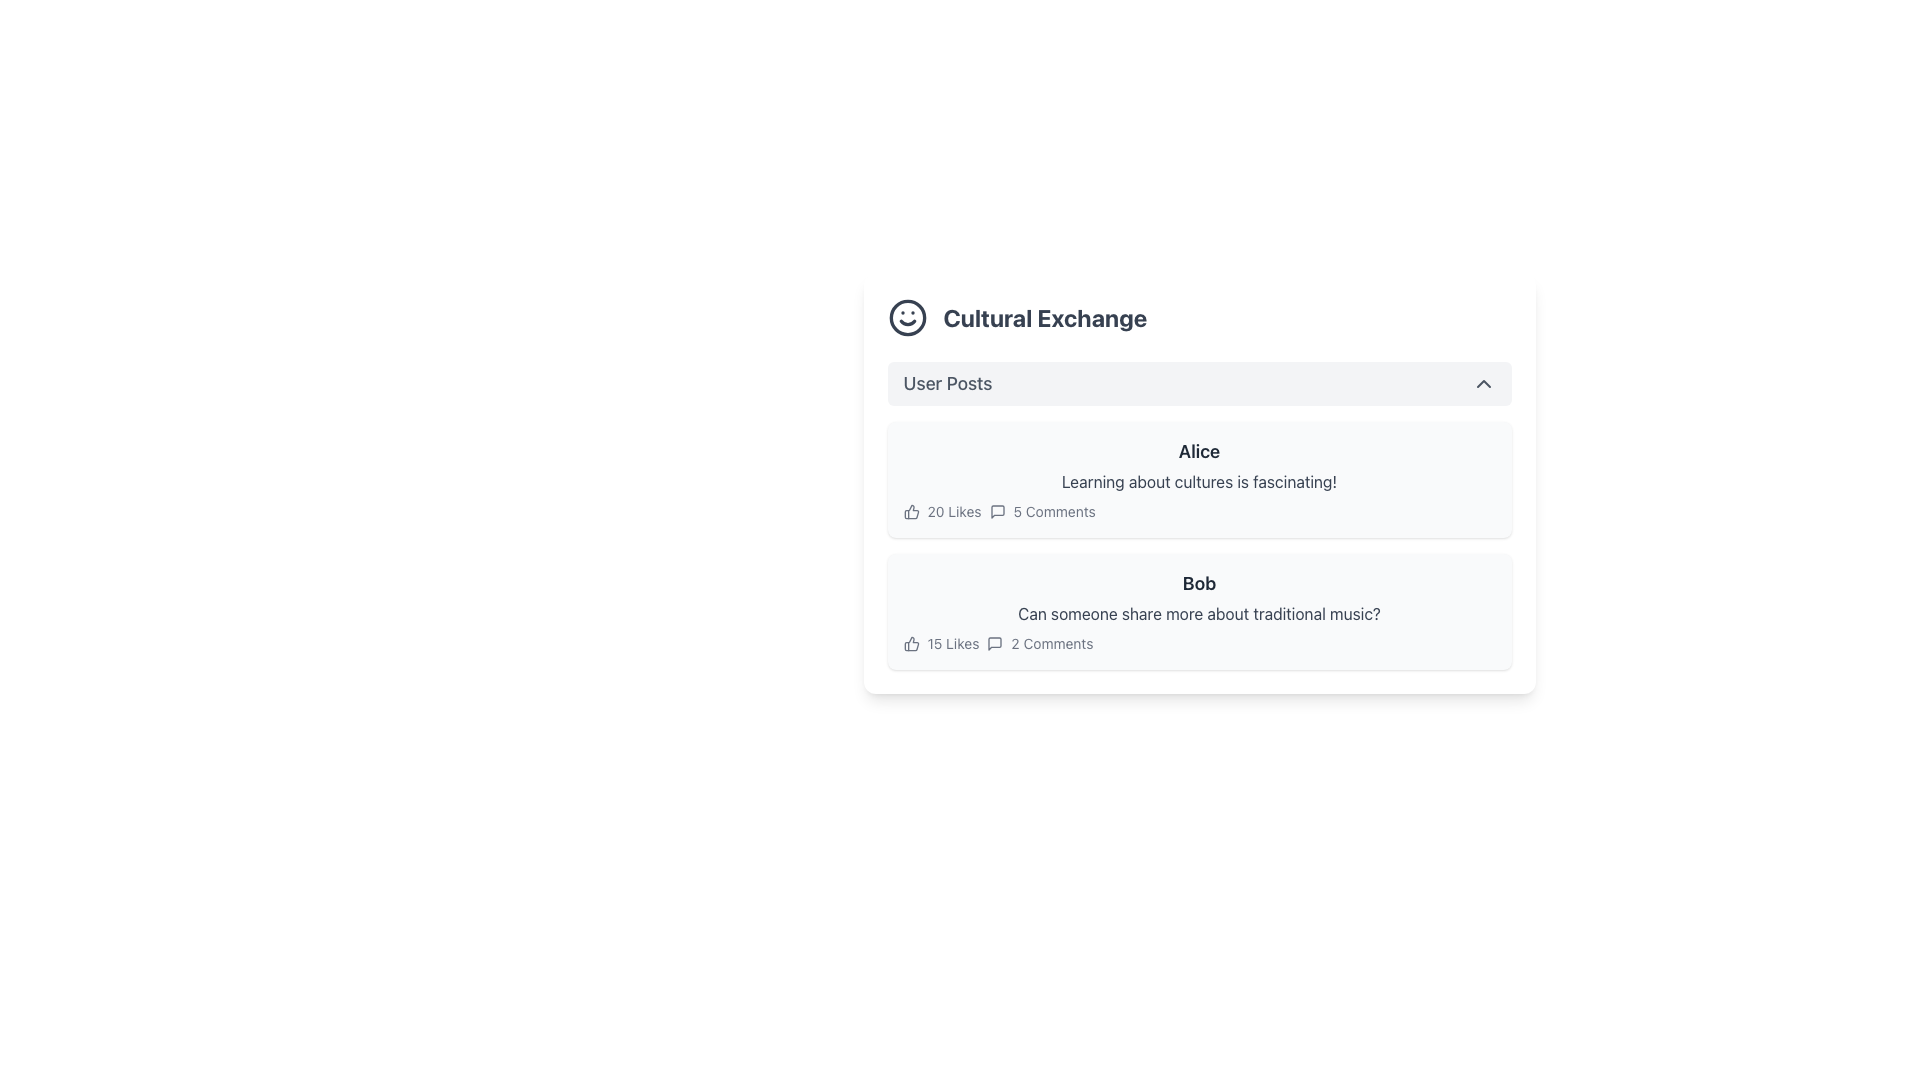 The height and width of the screenshot is (1080, 1920). Describe the element at coordinates (1199, 611) in the screenshot. I see `to select the social post authored by 'Bob' about traditional music, which is the second post in the 'Cultural Exchange' section` at that location.